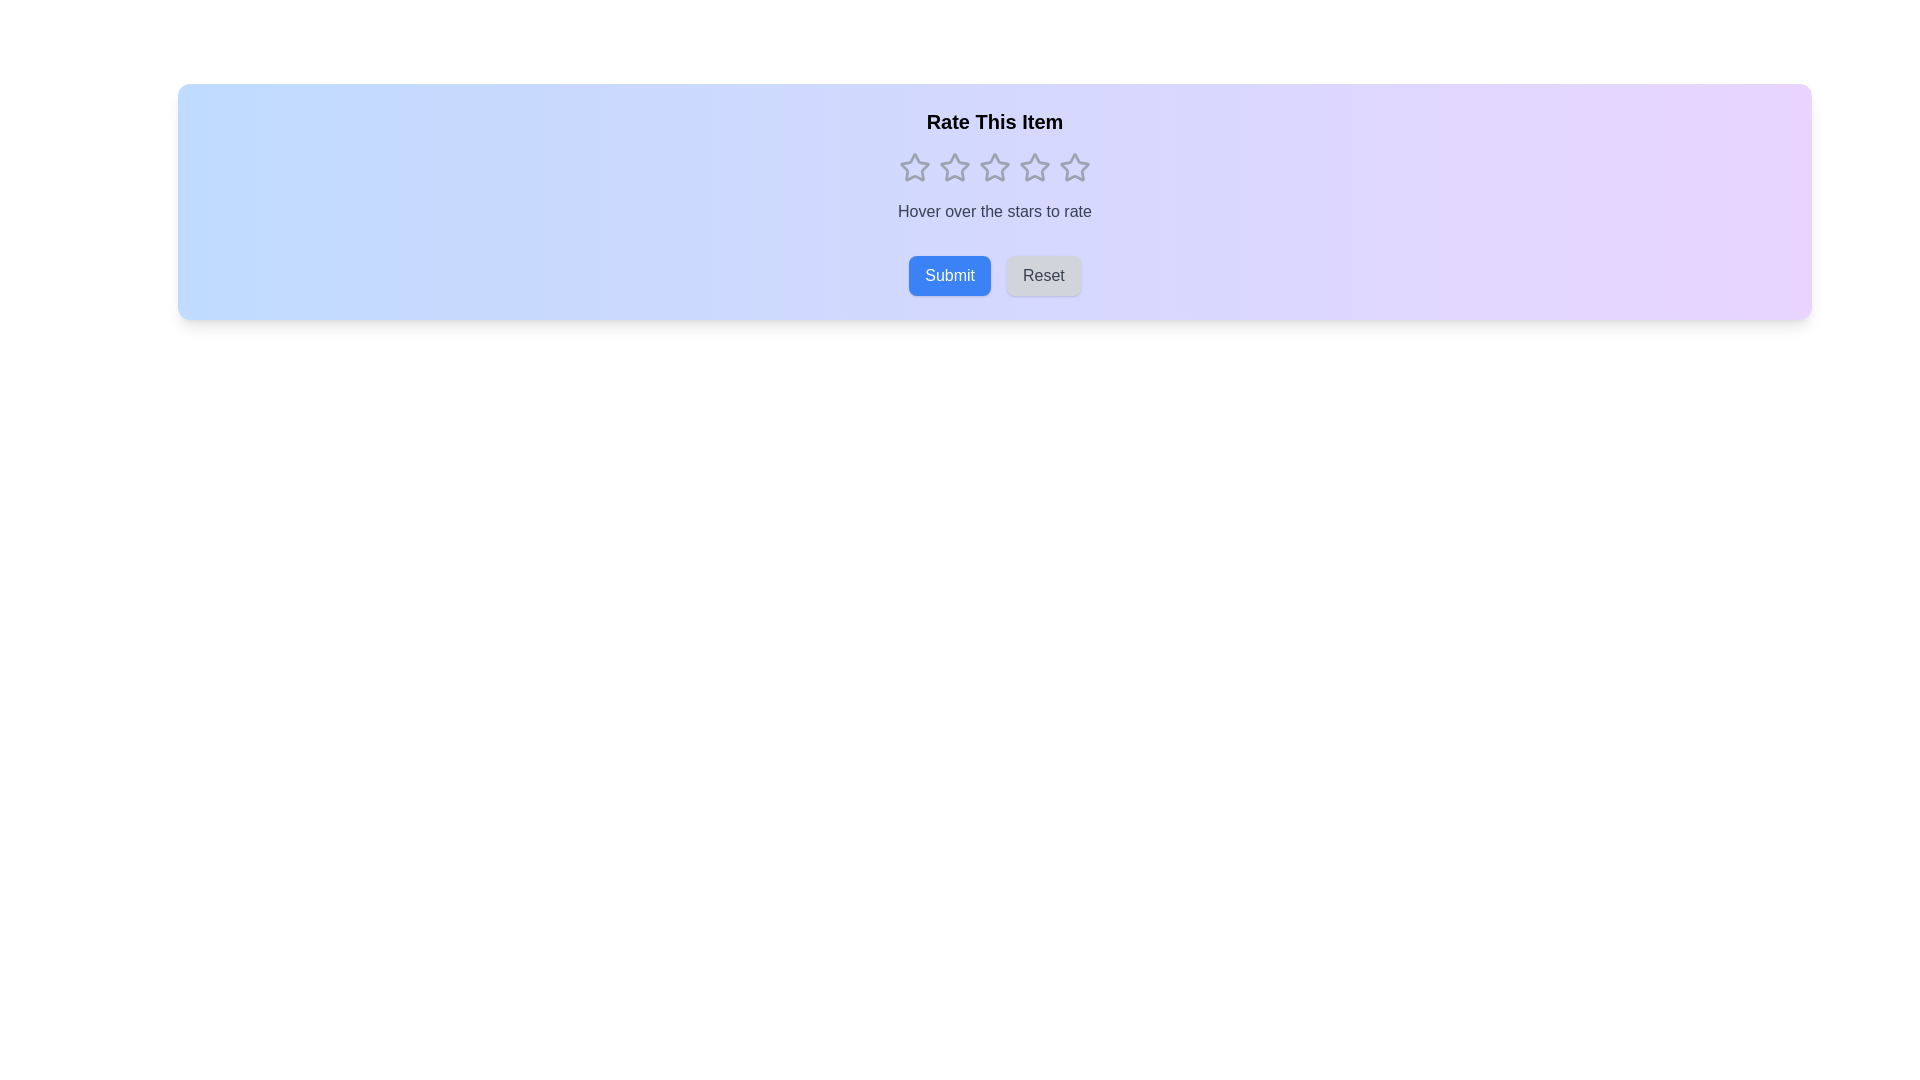 Image resolution: width=1920 pixels, height=1080 pixels. What do you see at coordinates (954, 167) in the screenshot?
I see `the third star icon in the five-star rating system located beneath the header 'Rate This Item'` at bounding box center [954, 167].